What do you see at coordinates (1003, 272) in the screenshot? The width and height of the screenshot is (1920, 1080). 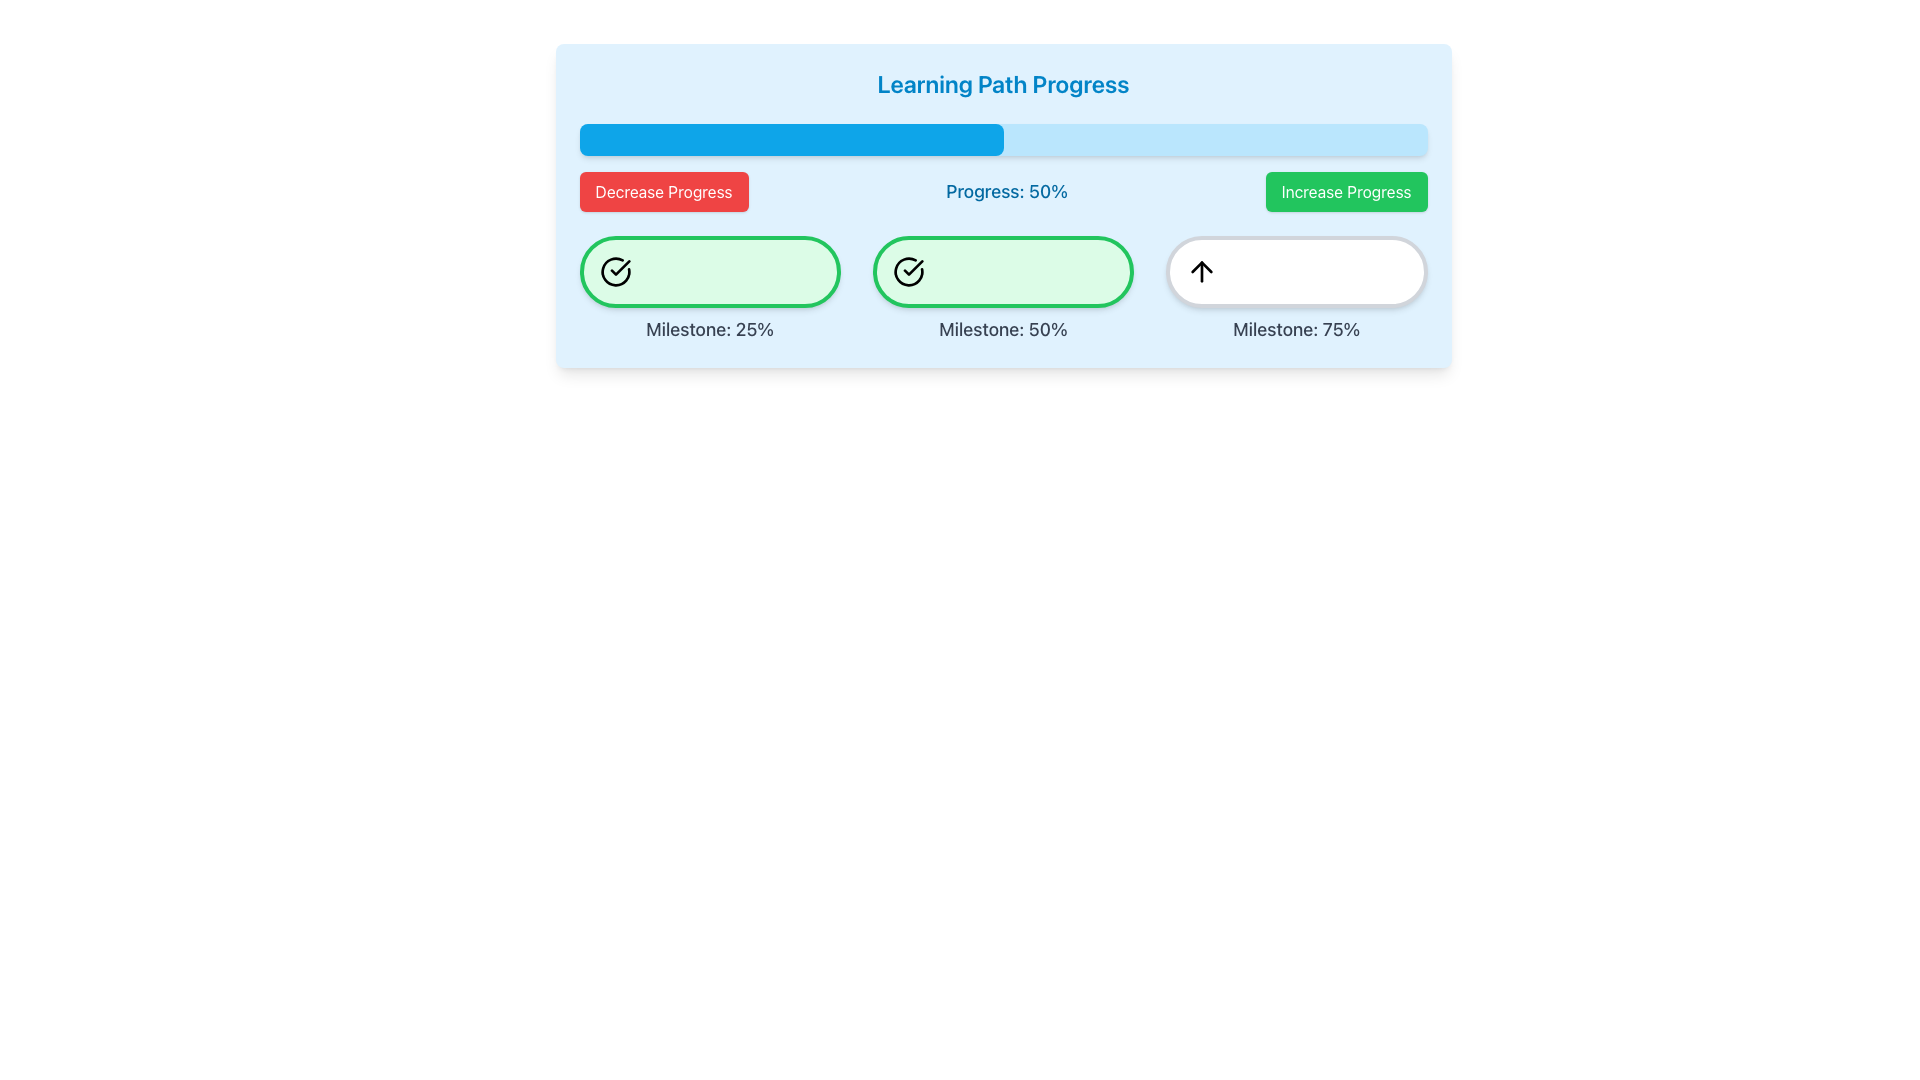 I see `the Progress milestone indicator, which is a circular badge with a green border and light green background, containing a checkmark icon, located underneath the progress bar and corresponding to the 'Milestone: 50%' label` at bounding box center [1003, 272].